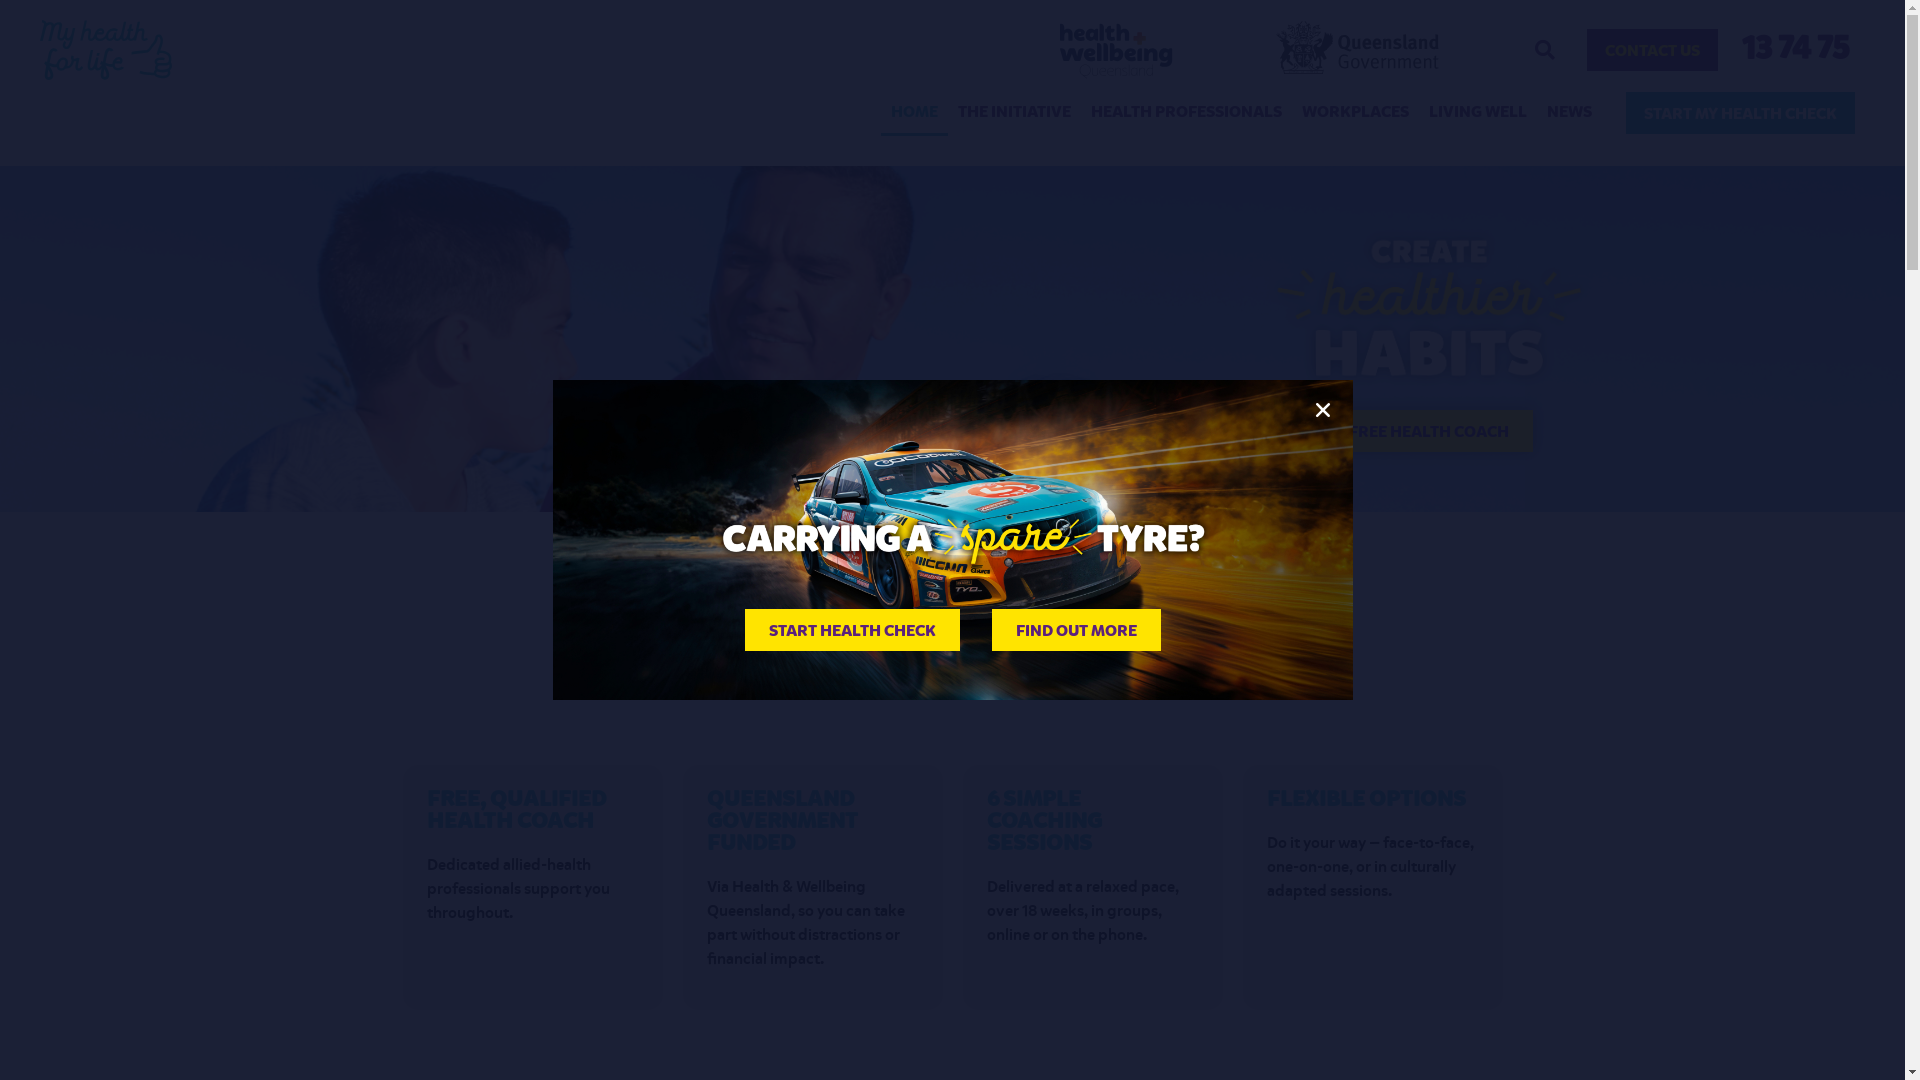 The image size is (1920, 1080). What do you see at coordinates (913, 112) in the screenshot?
I see `'HOME'` at bounding box center [913, 112].